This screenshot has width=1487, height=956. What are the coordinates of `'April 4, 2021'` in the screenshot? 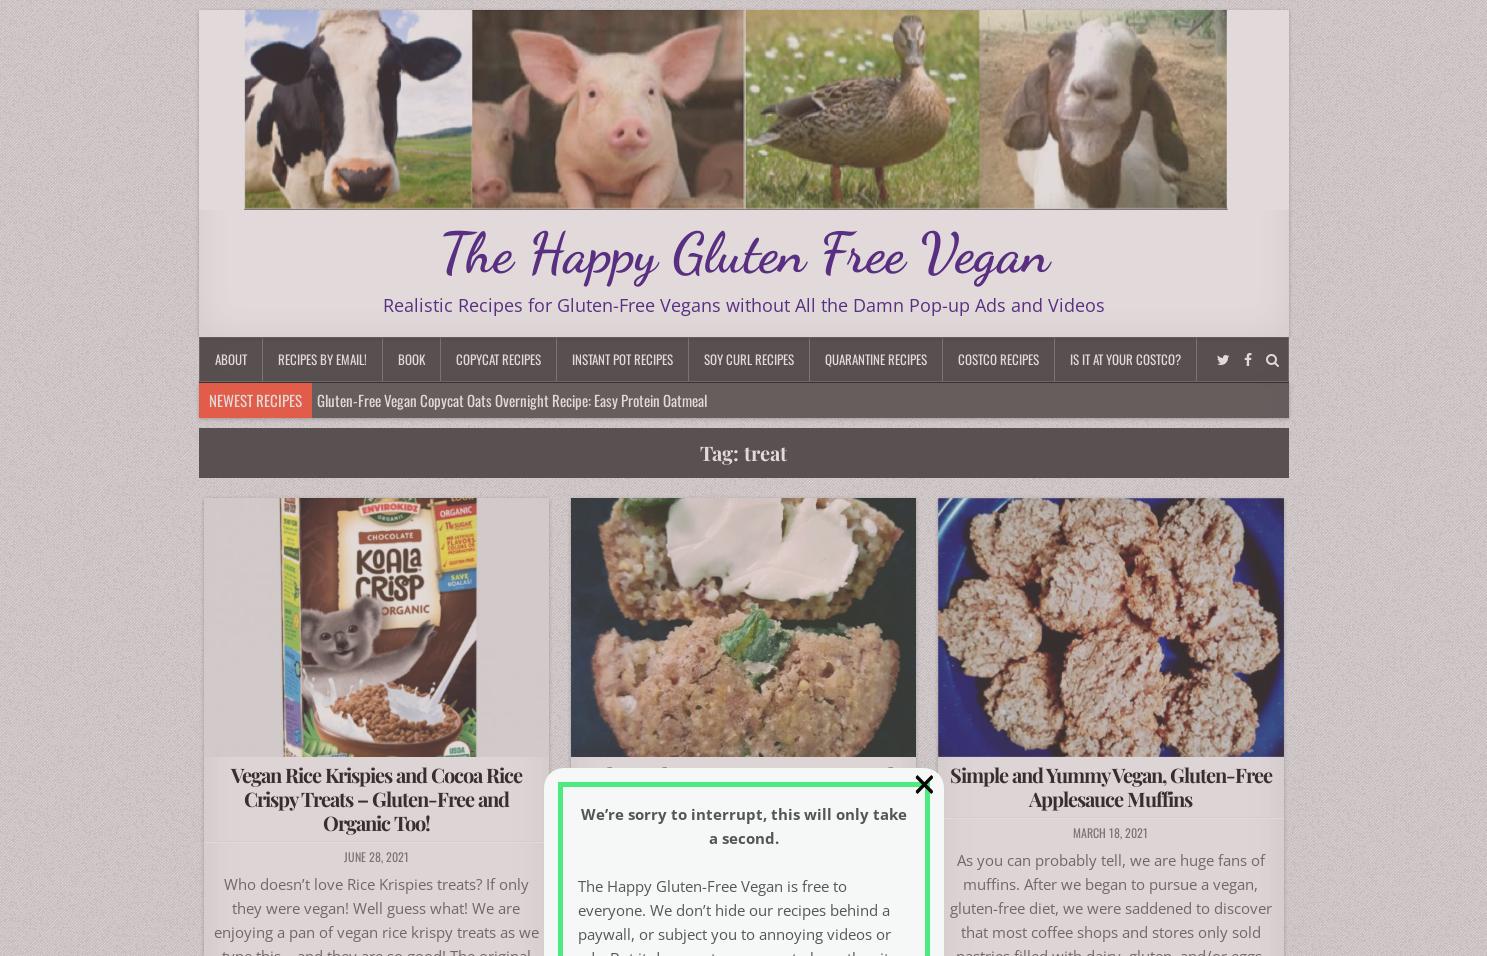 It's located at (742, 855).